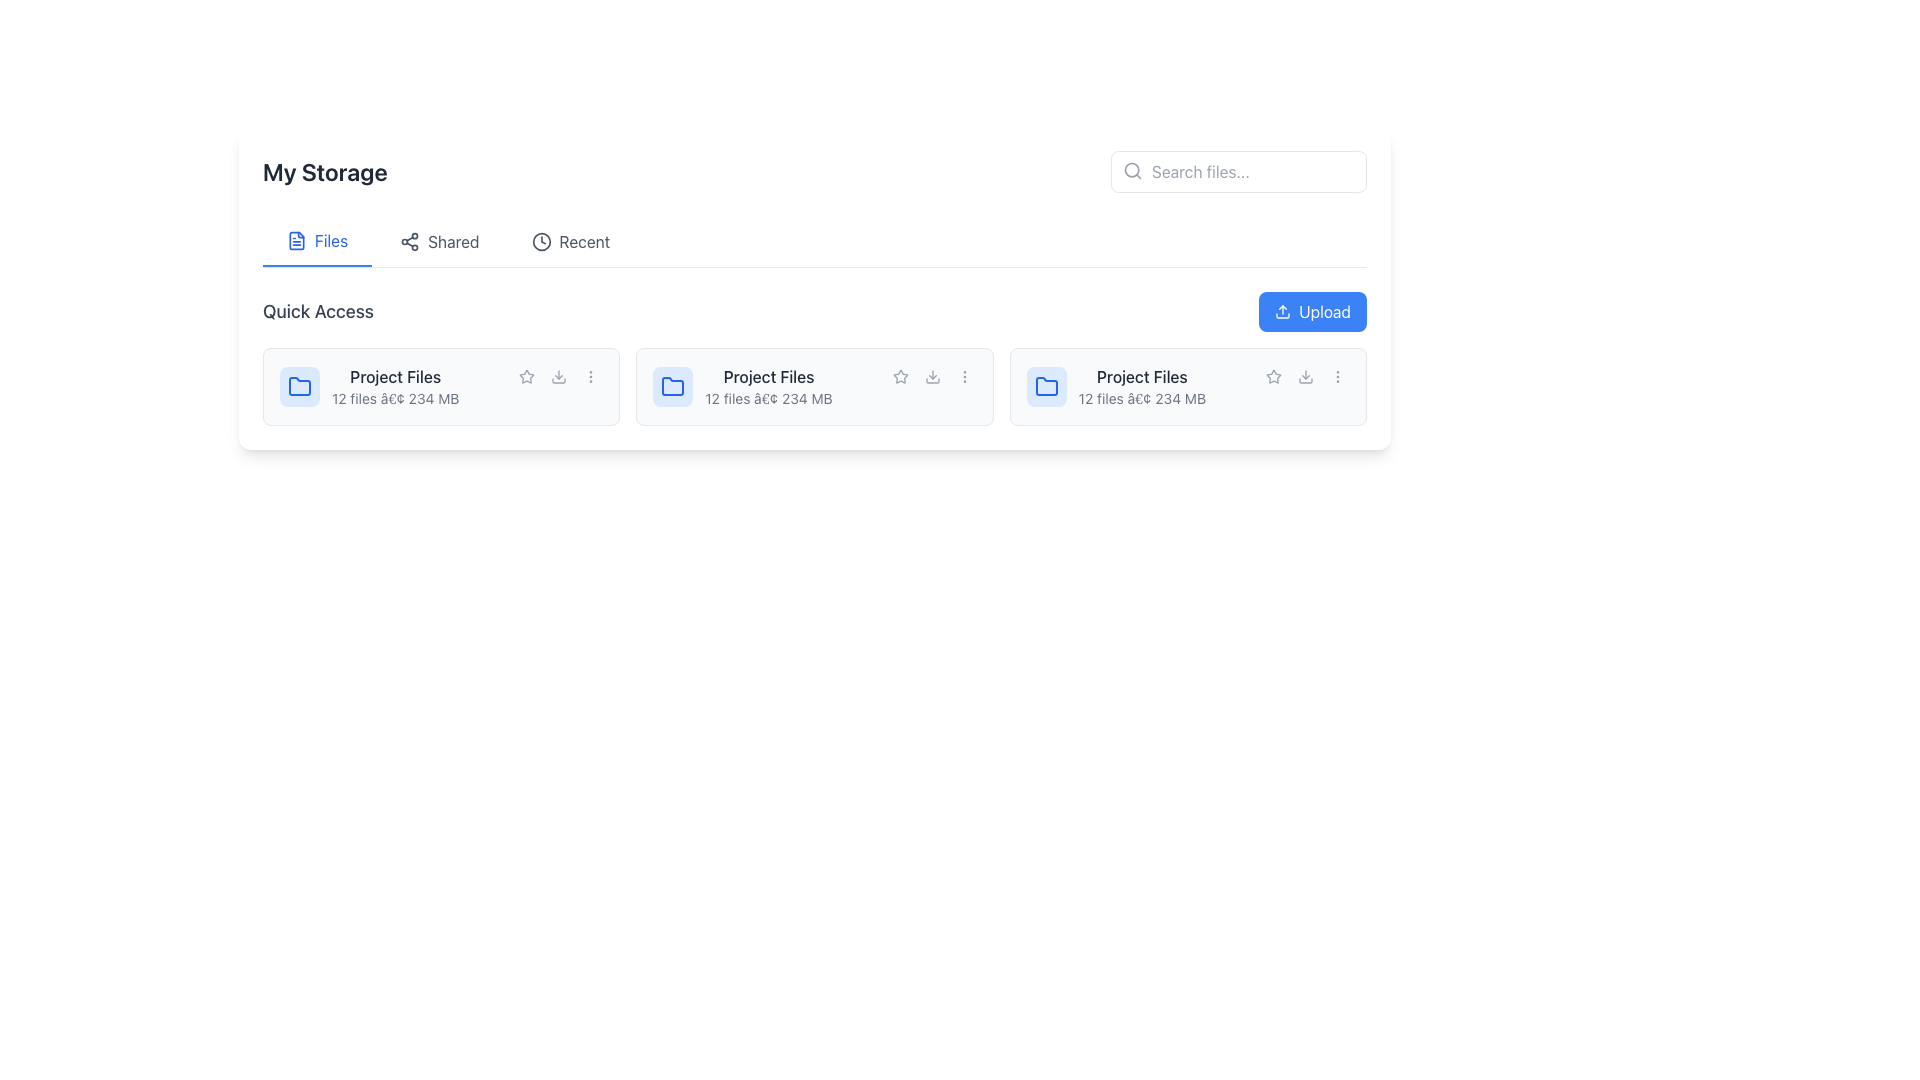 The height and width of the screenshot is (1080, 1920). I want to click on the 'Project Files' folder represented by a blue icon and text metadata, so click(742, 386).